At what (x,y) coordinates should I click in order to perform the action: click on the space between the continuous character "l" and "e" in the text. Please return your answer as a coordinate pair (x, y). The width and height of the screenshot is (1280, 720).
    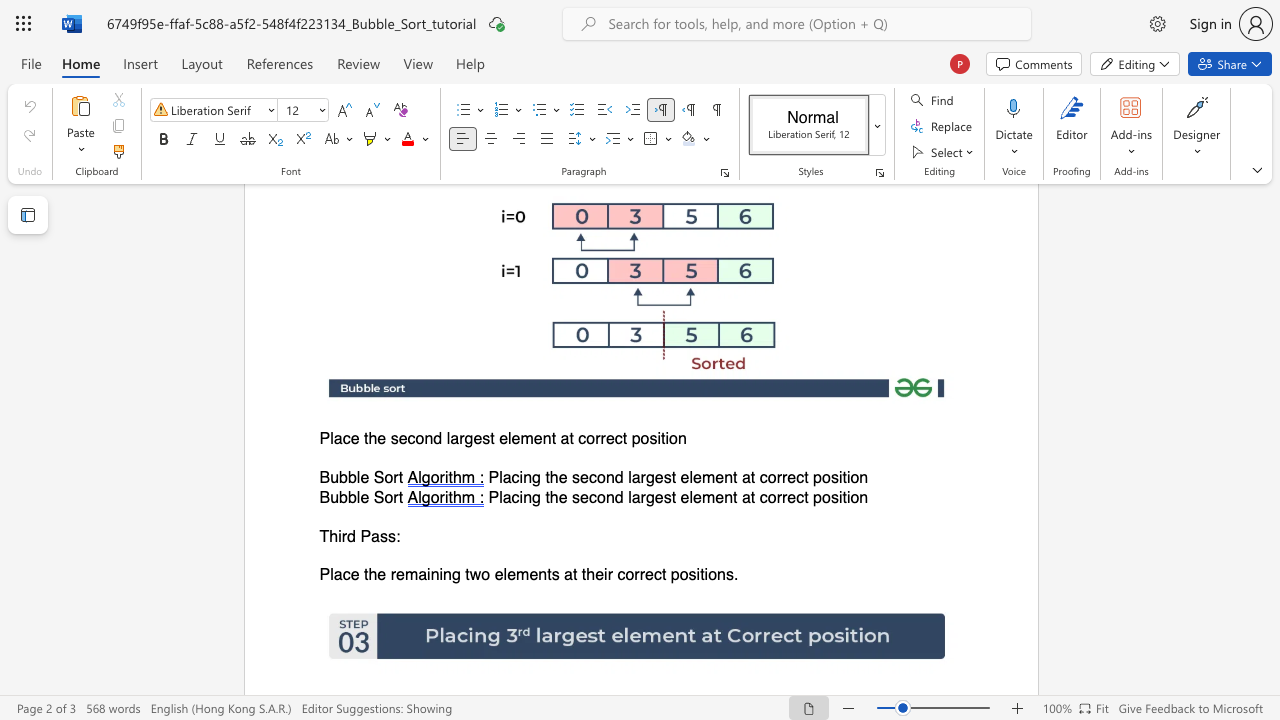
    Looking at the image, I should click on (694, 478).